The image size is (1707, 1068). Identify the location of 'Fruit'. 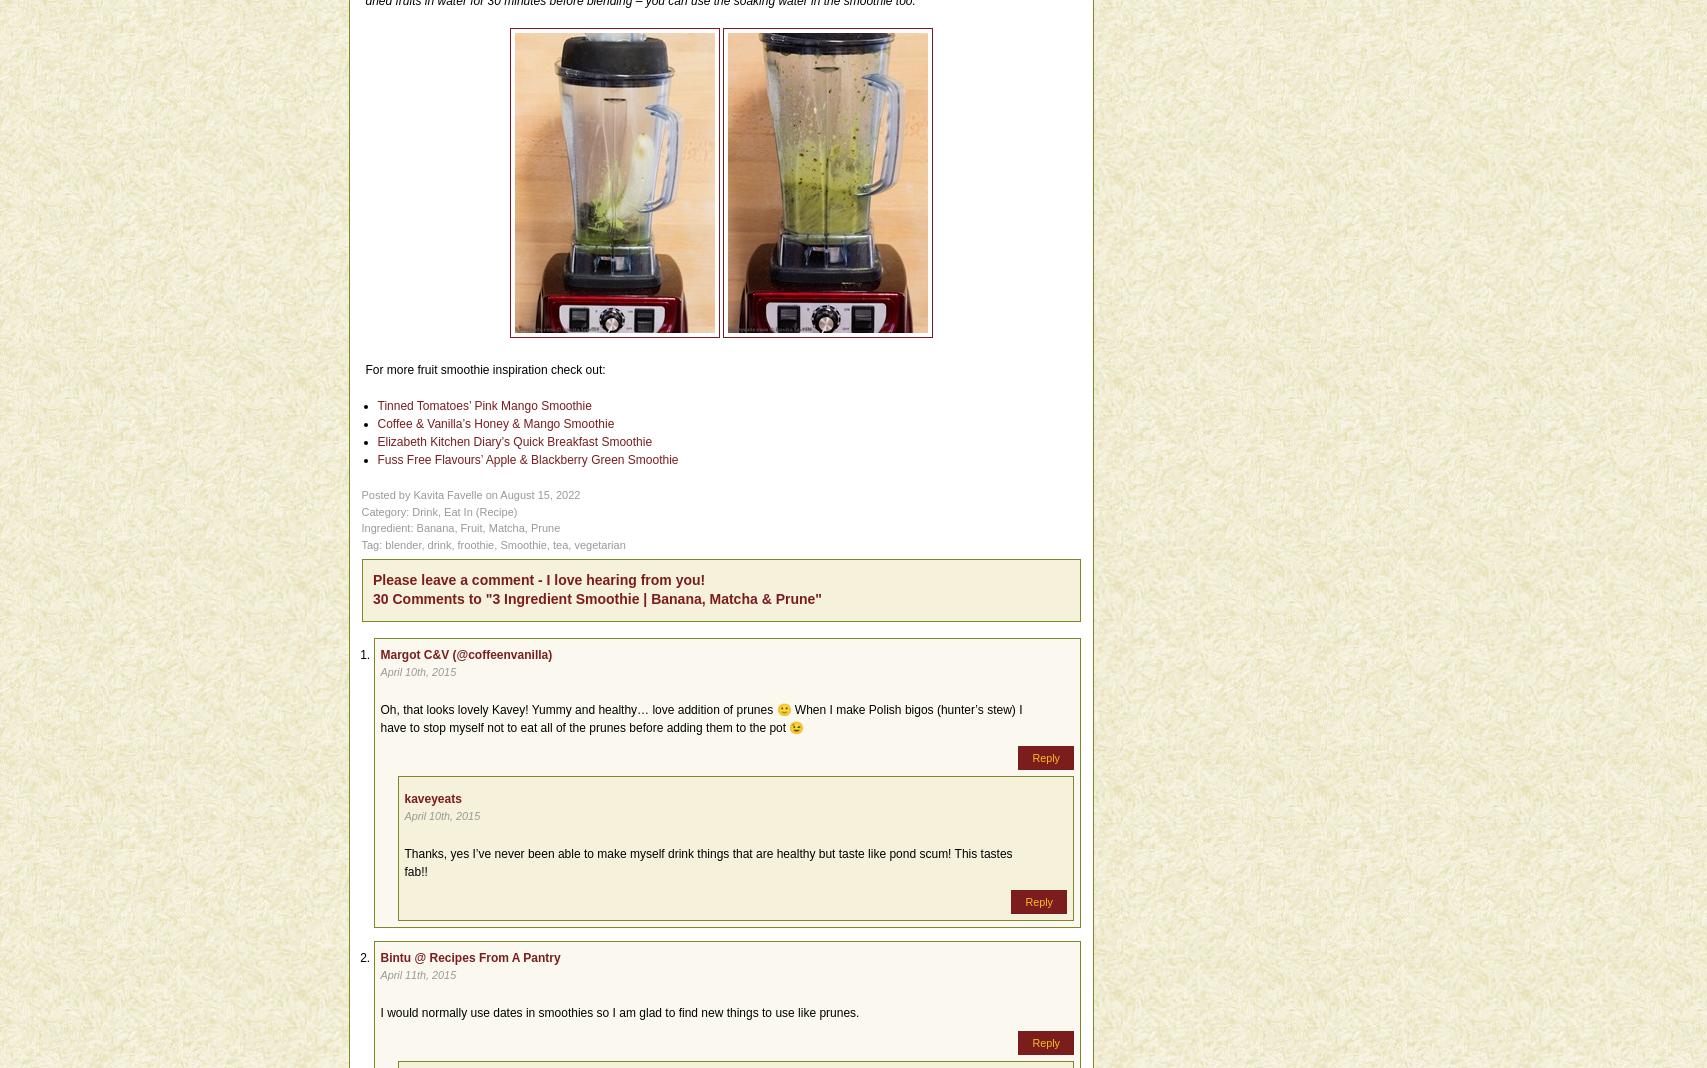
(470, 528).